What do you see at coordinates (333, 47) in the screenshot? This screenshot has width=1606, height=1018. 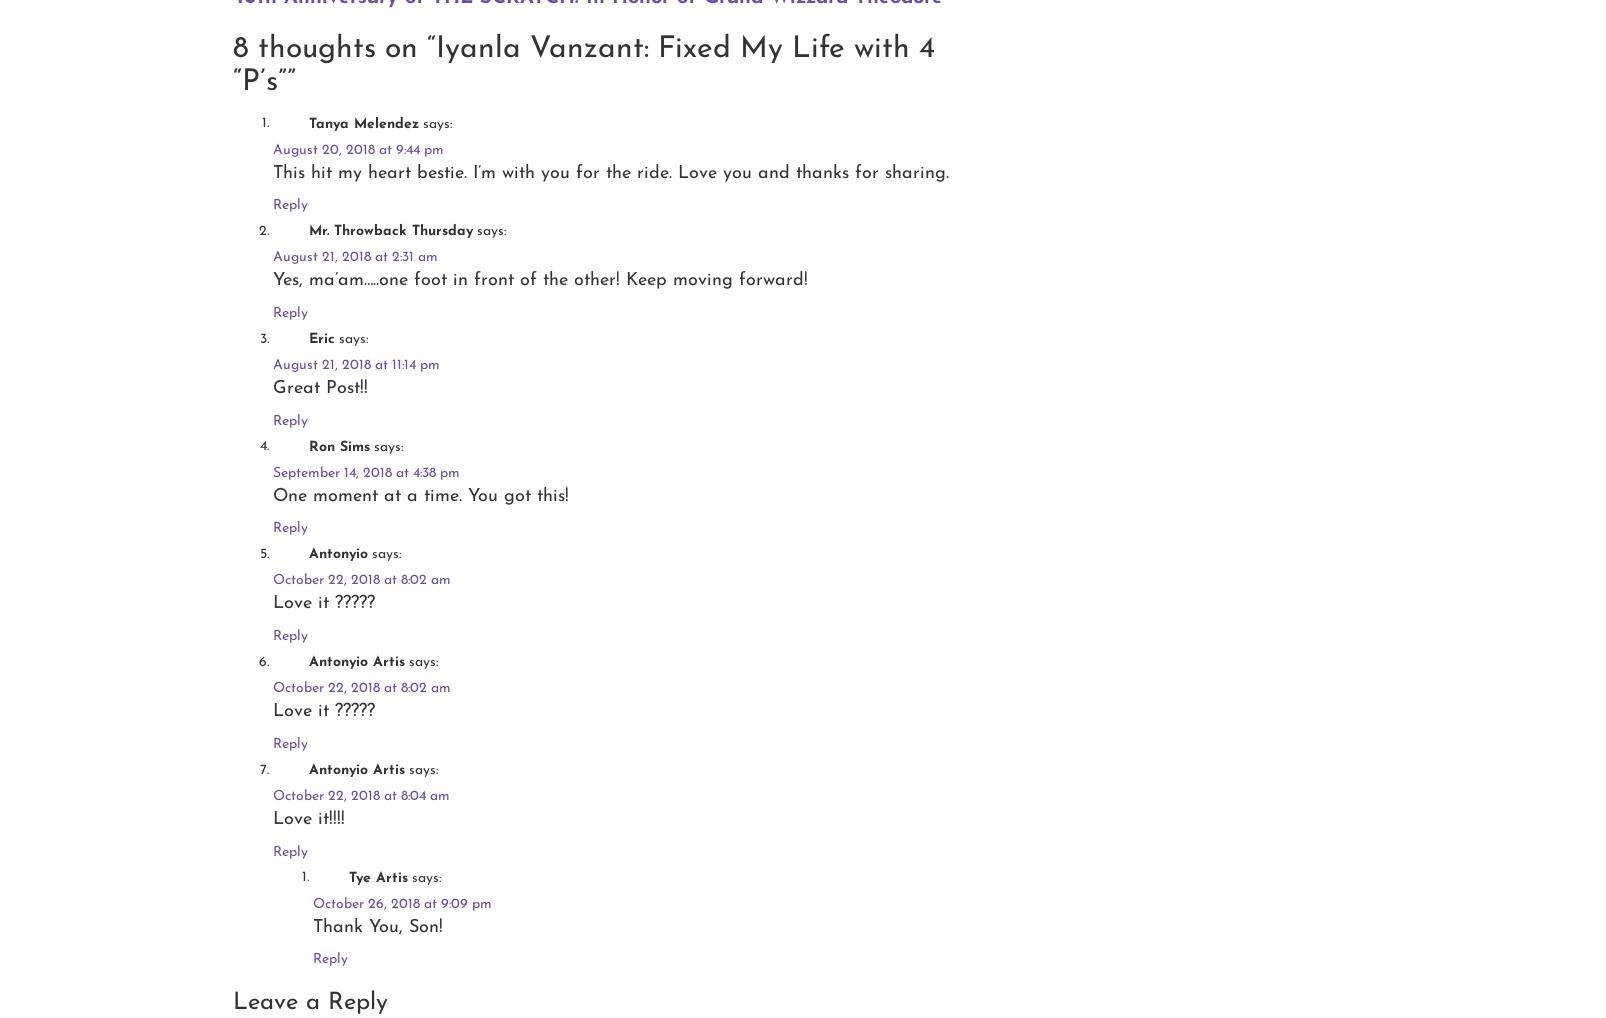 I see `'8 thoughts on “'` at bounding box center [333, 47].